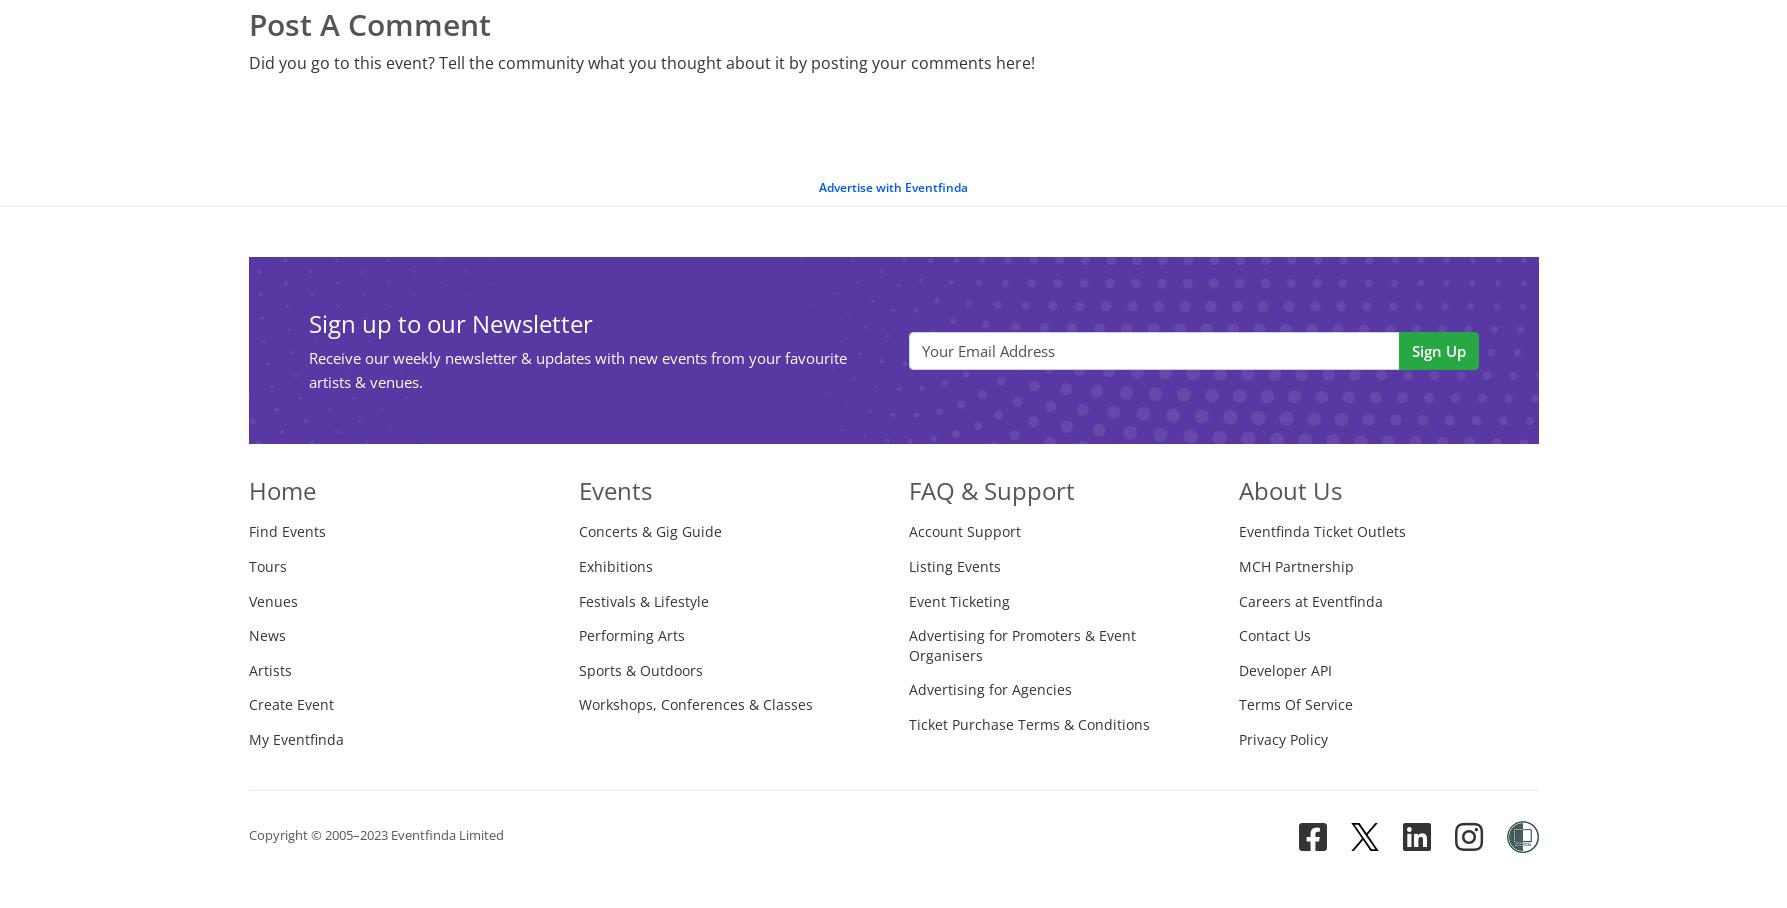 Image resolution: width=1787 pixels, height=908 pixels. I want to click on 'Careers at Eventfinda', so click(1309, 600).